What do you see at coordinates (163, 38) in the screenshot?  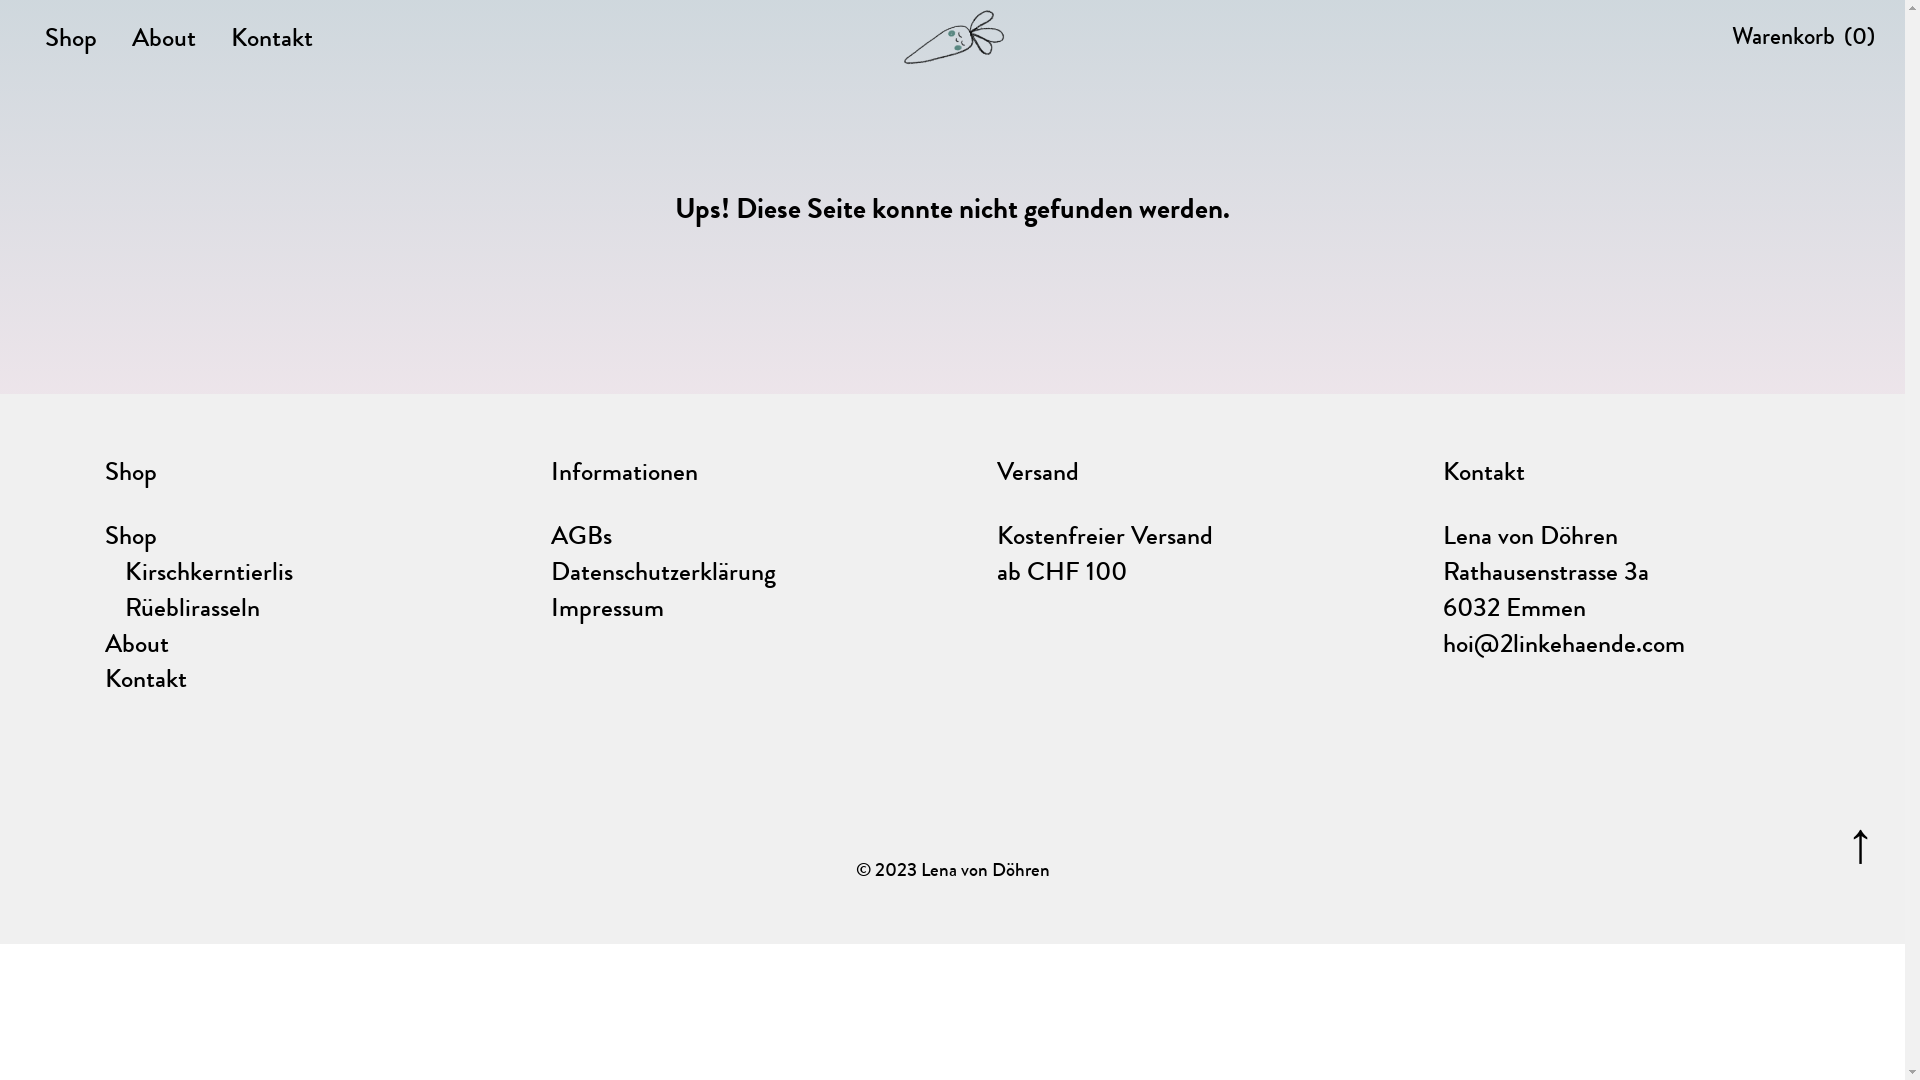 I see `'About'` at bounding box center [163, 38].